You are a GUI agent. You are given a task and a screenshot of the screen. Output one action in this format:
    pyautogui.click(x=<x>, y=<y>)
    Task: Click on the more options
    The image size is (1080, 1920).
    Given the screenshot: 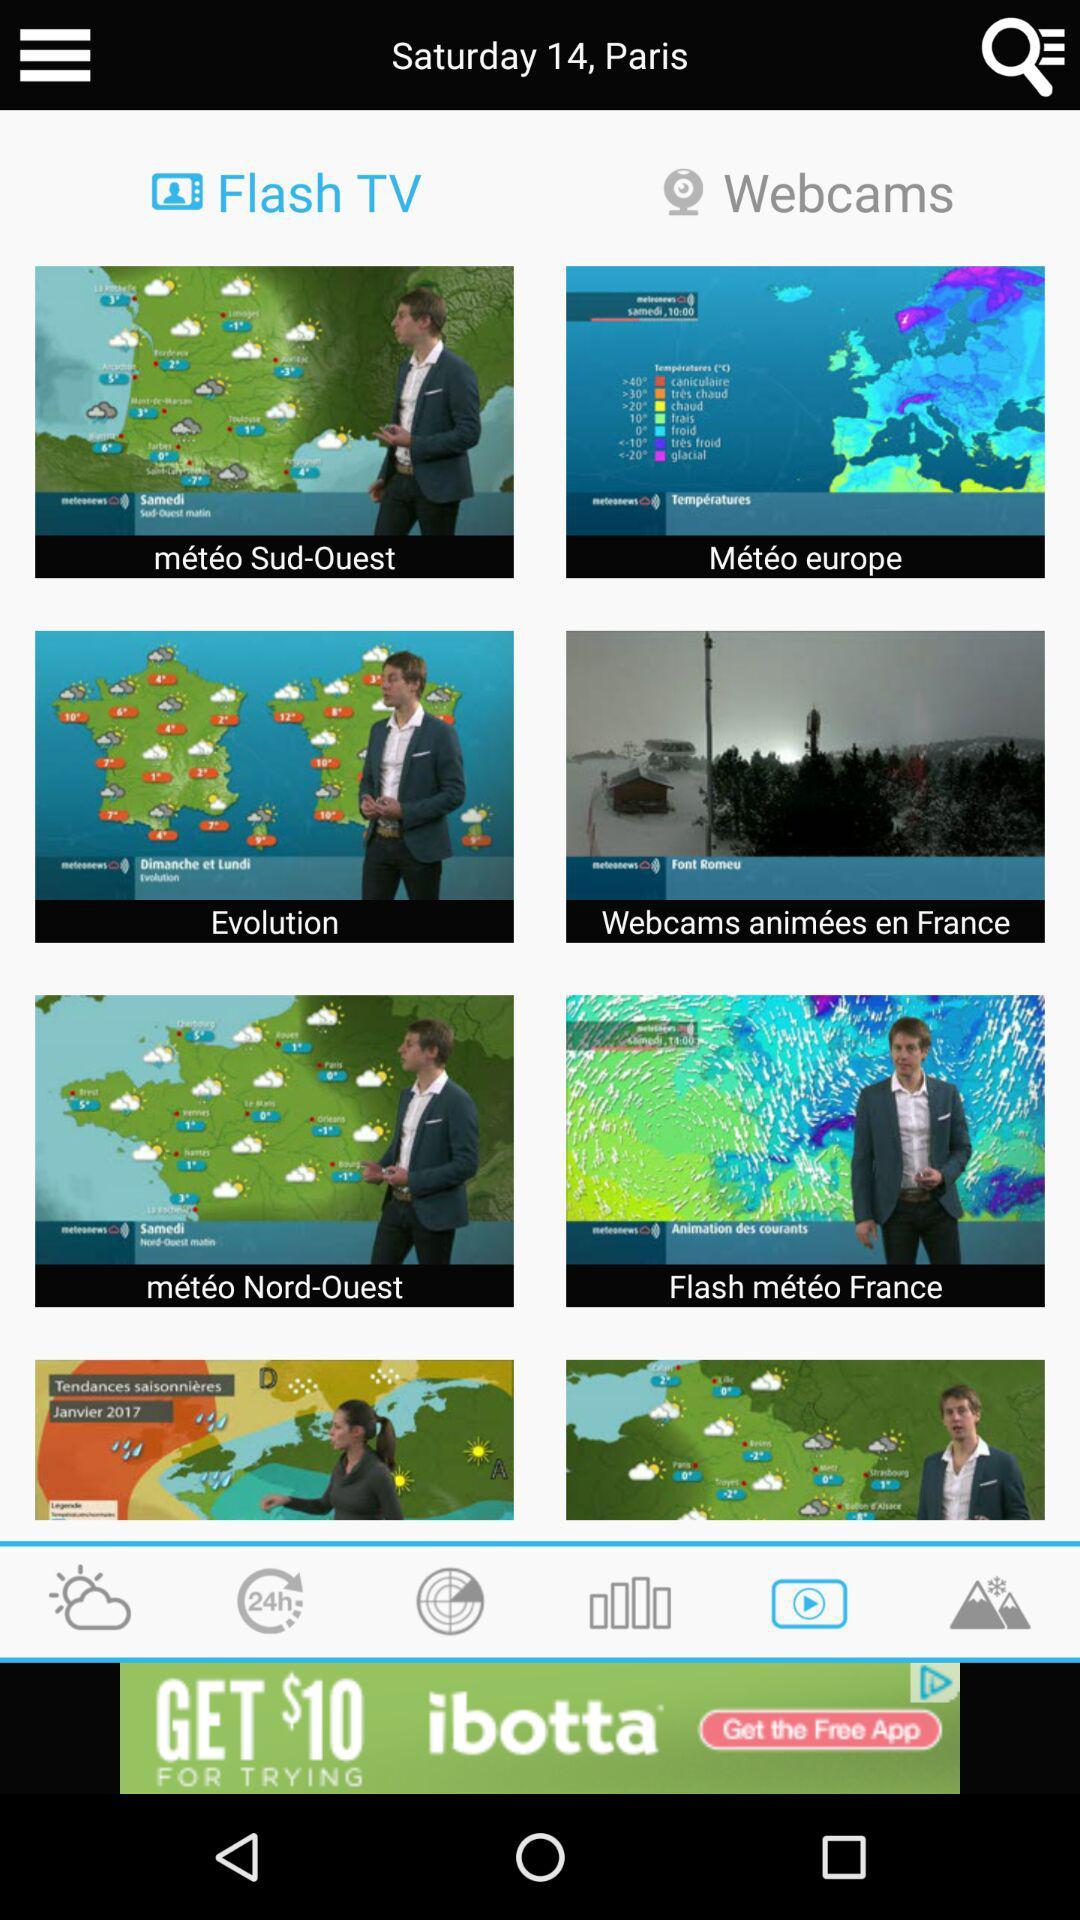 What is the action you would take?
    pyautogui.click(x=54, y=55)
    